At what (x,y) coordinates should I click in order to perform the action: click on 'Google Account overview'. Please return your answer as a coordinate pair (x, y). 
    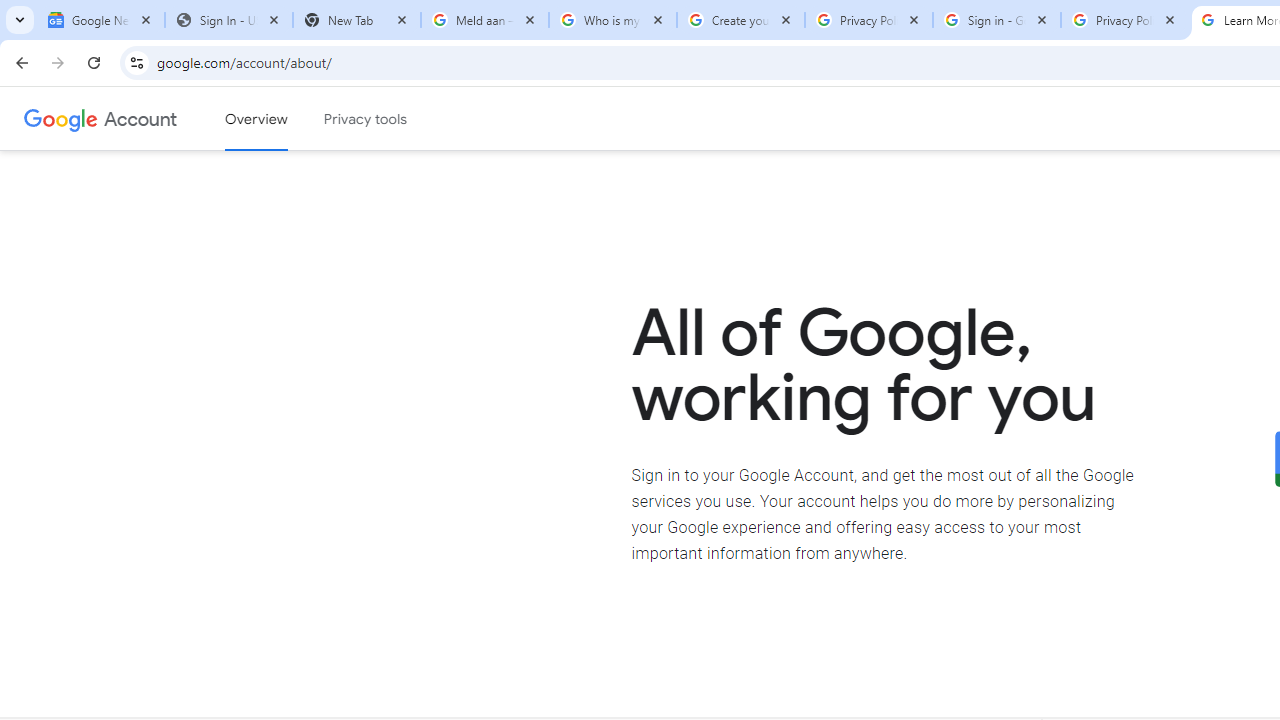
    Looking at the image, I should click on (255, 119).